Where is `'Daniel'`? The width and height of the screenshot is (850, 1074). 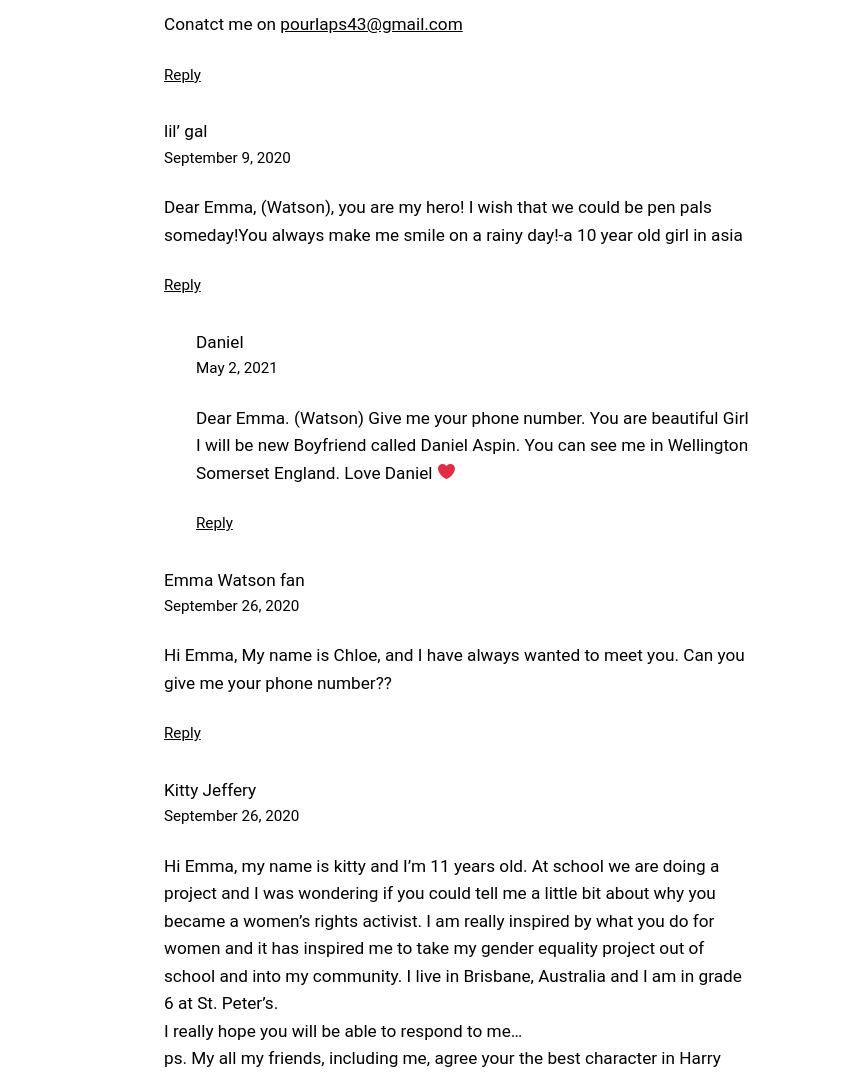
'Daniel' is located at coordinates (219, 339).